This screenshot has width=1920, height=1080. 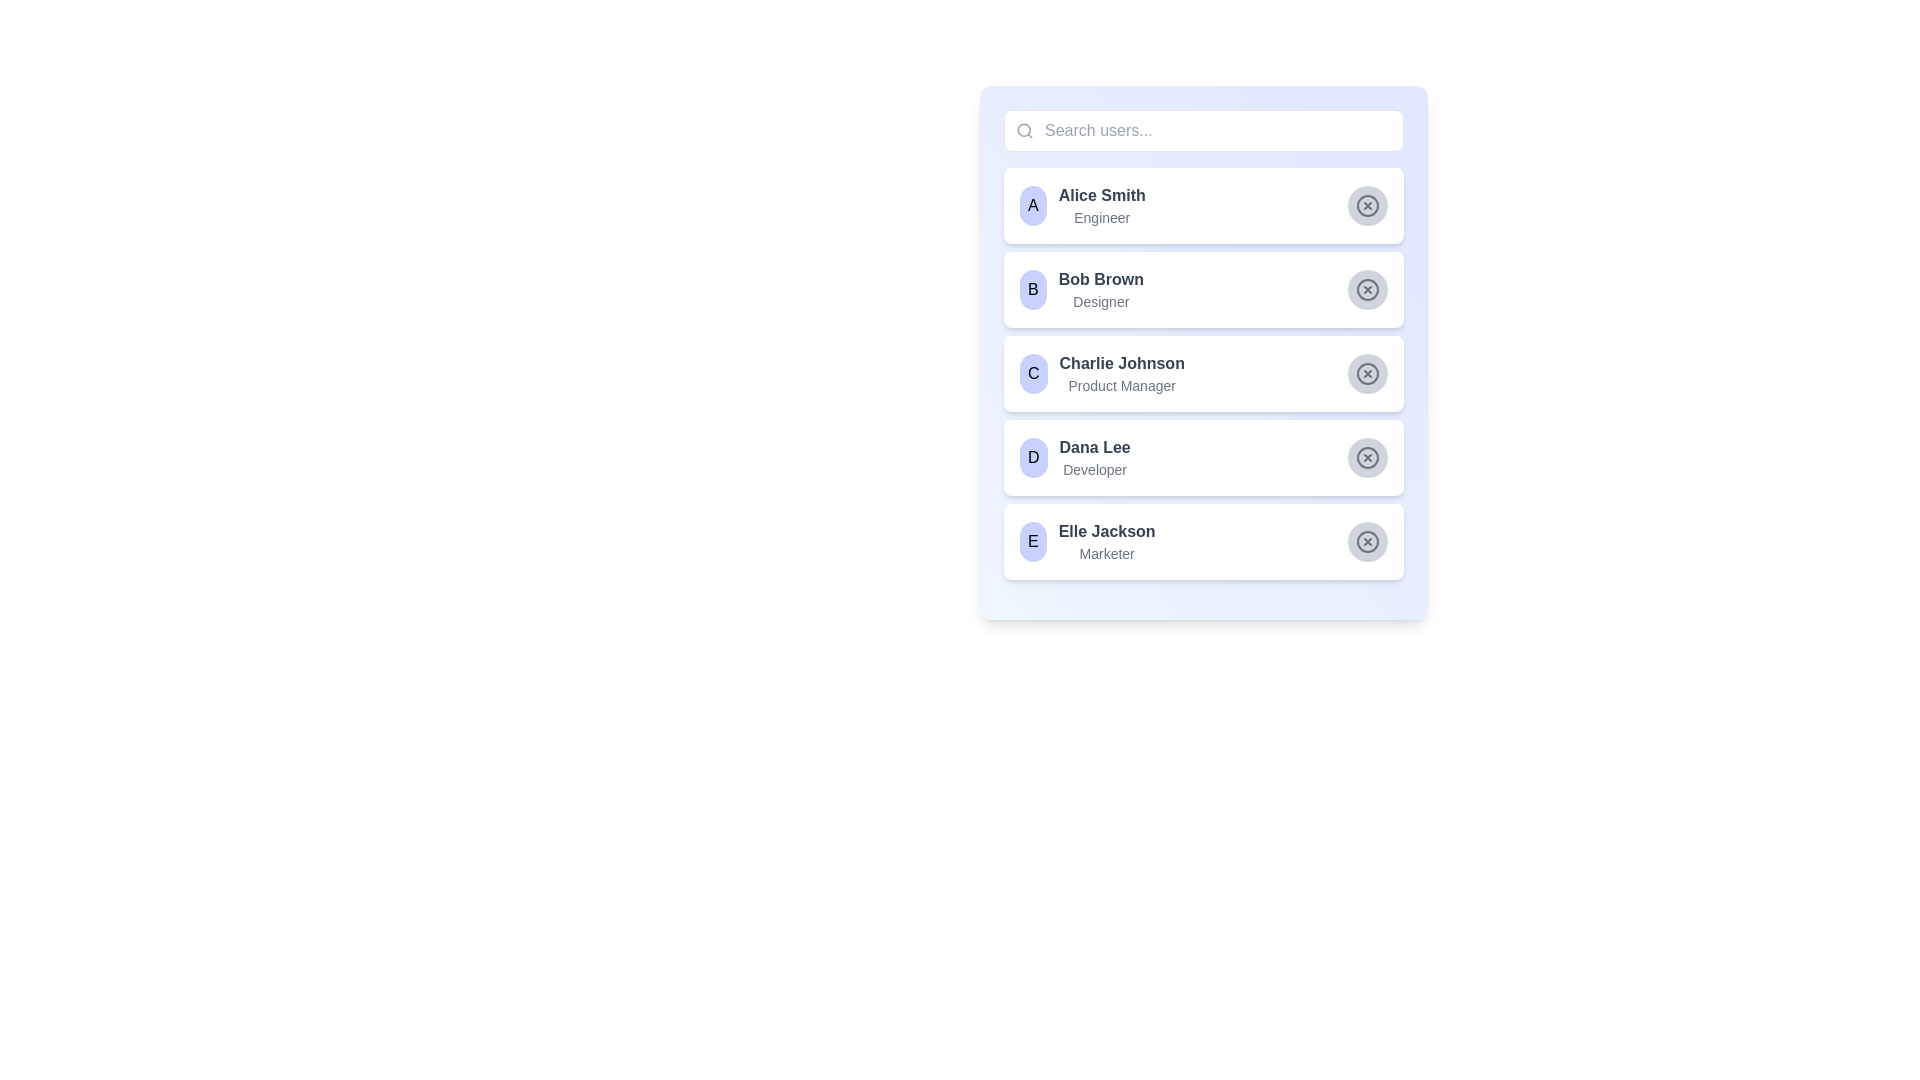 I want to click on the circular lens of the magnifying glass in the search icon located at the top-left corner of the interface, so click(x=1024, y=130).